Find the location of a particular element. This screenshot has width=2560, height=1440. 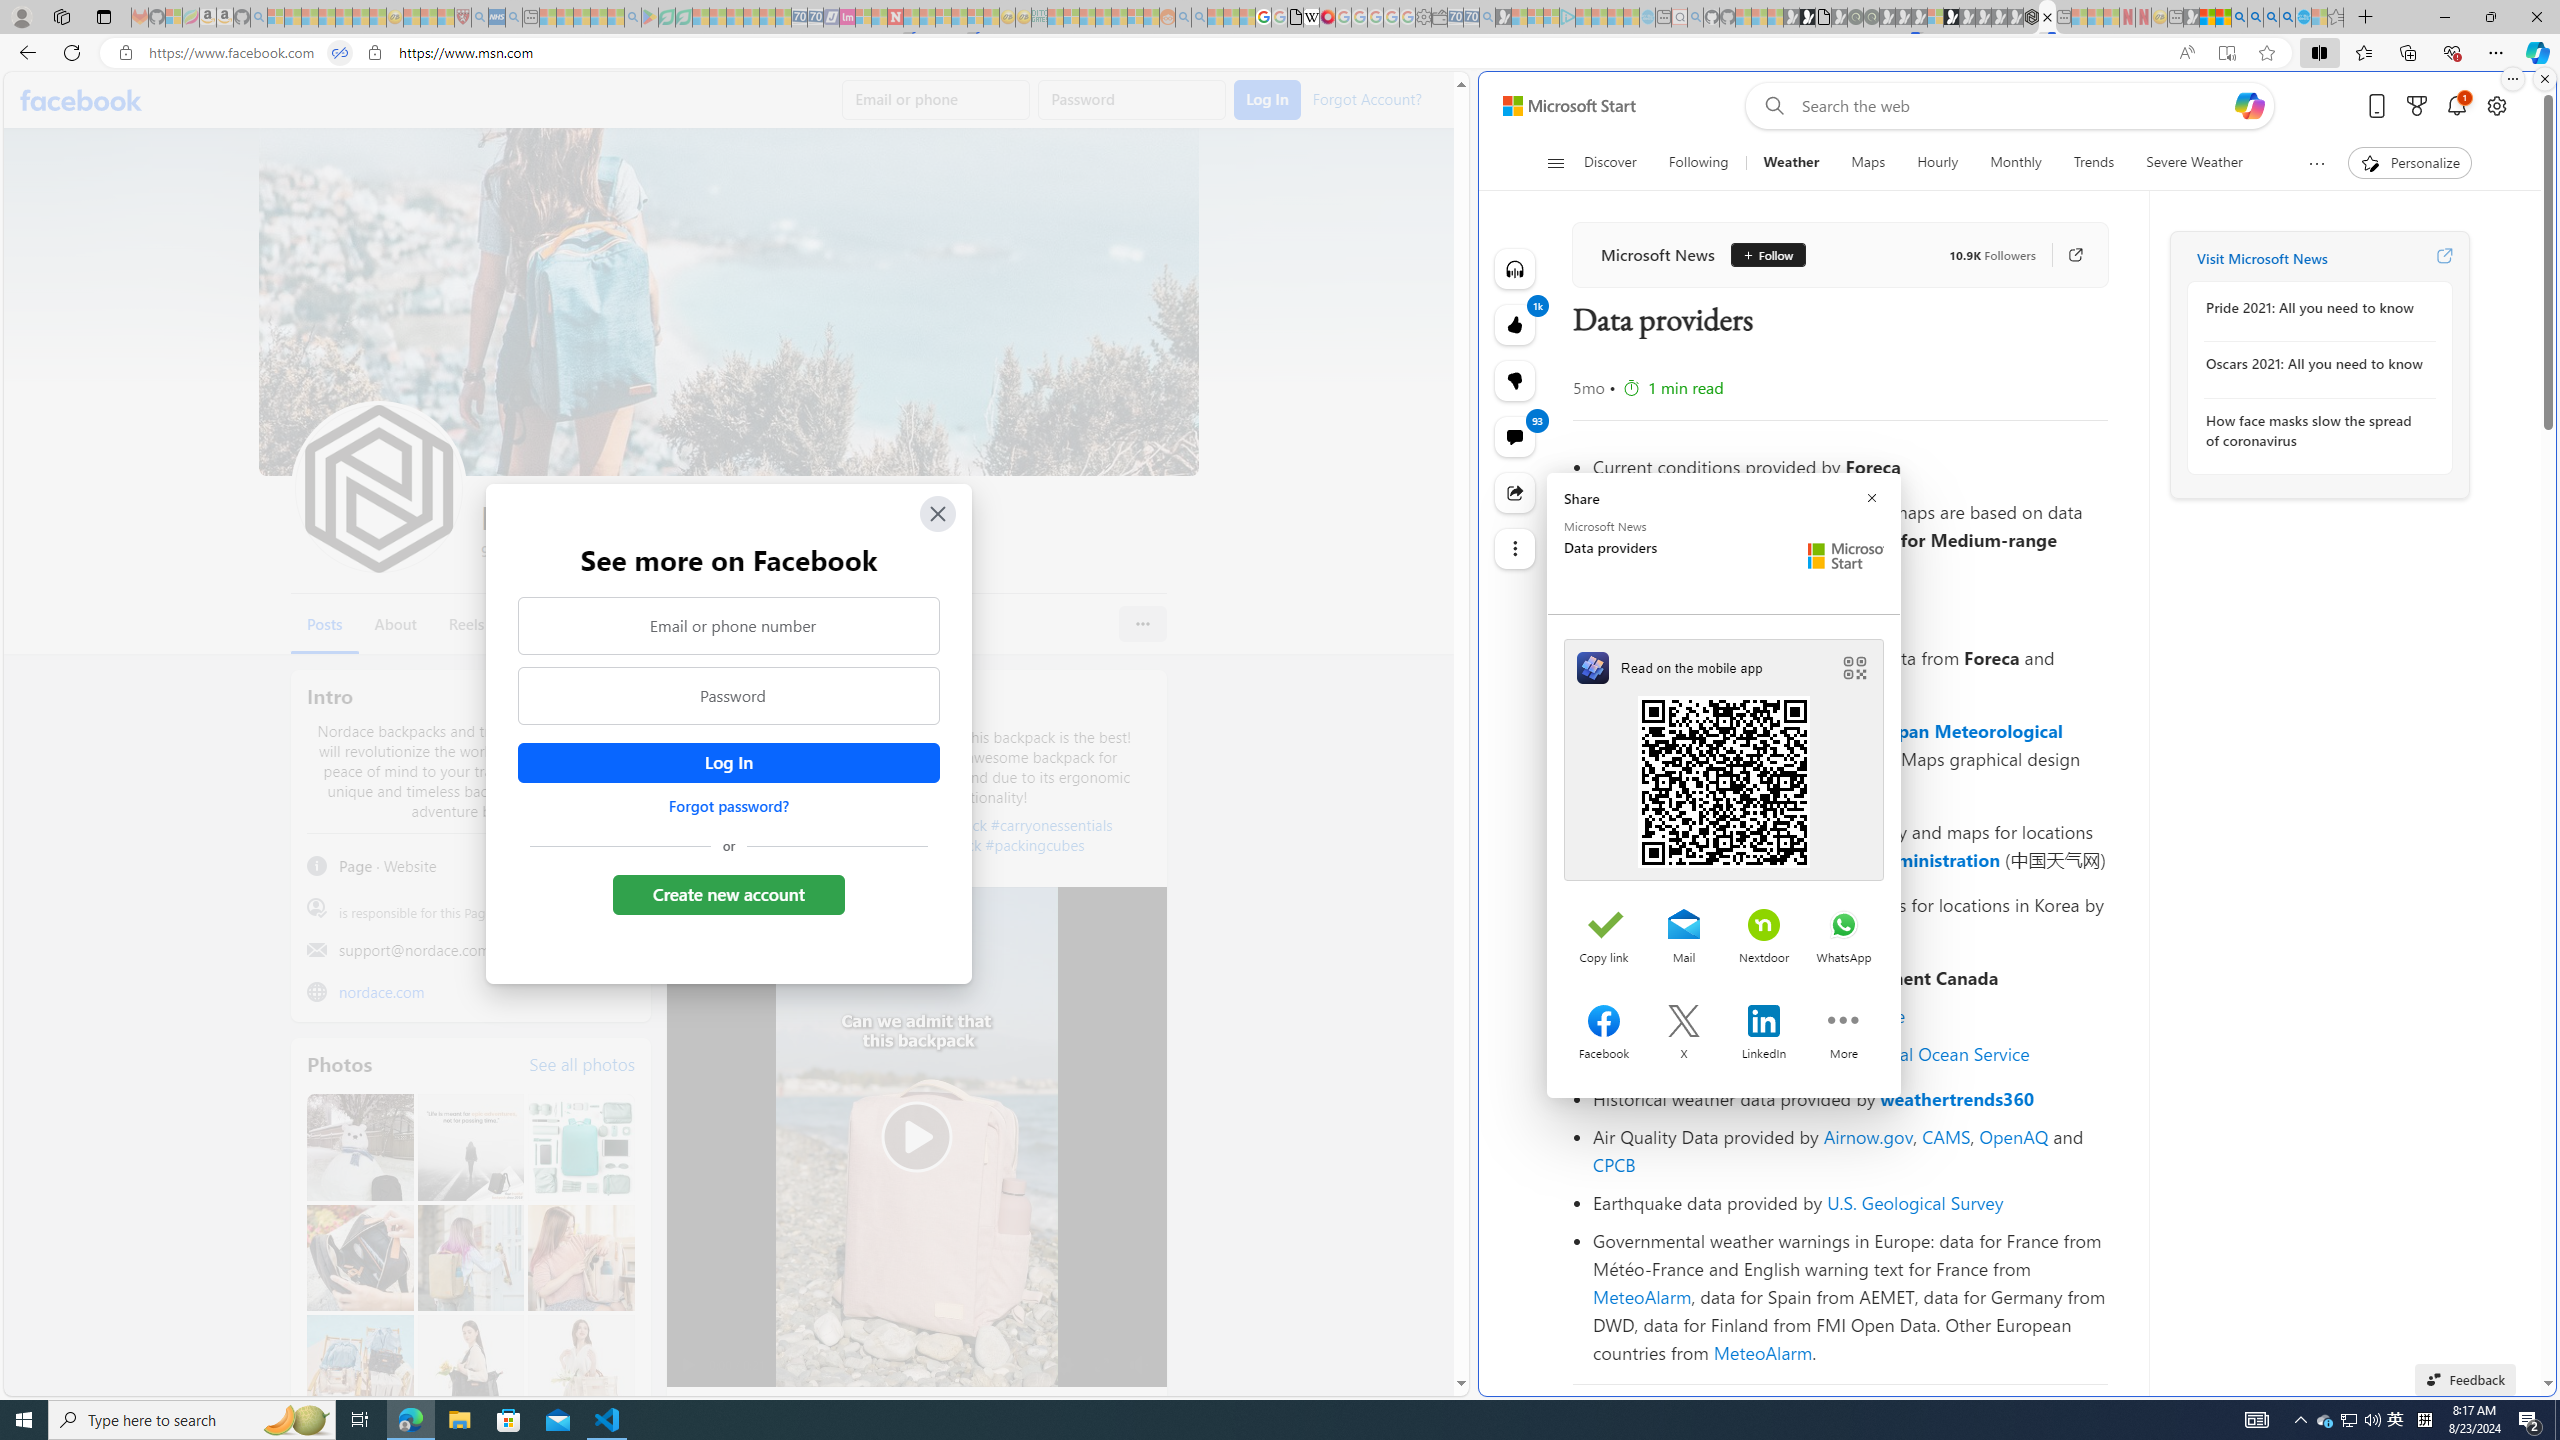

'U.S. Geological Survey' is located at coordinates (1915, 1202).